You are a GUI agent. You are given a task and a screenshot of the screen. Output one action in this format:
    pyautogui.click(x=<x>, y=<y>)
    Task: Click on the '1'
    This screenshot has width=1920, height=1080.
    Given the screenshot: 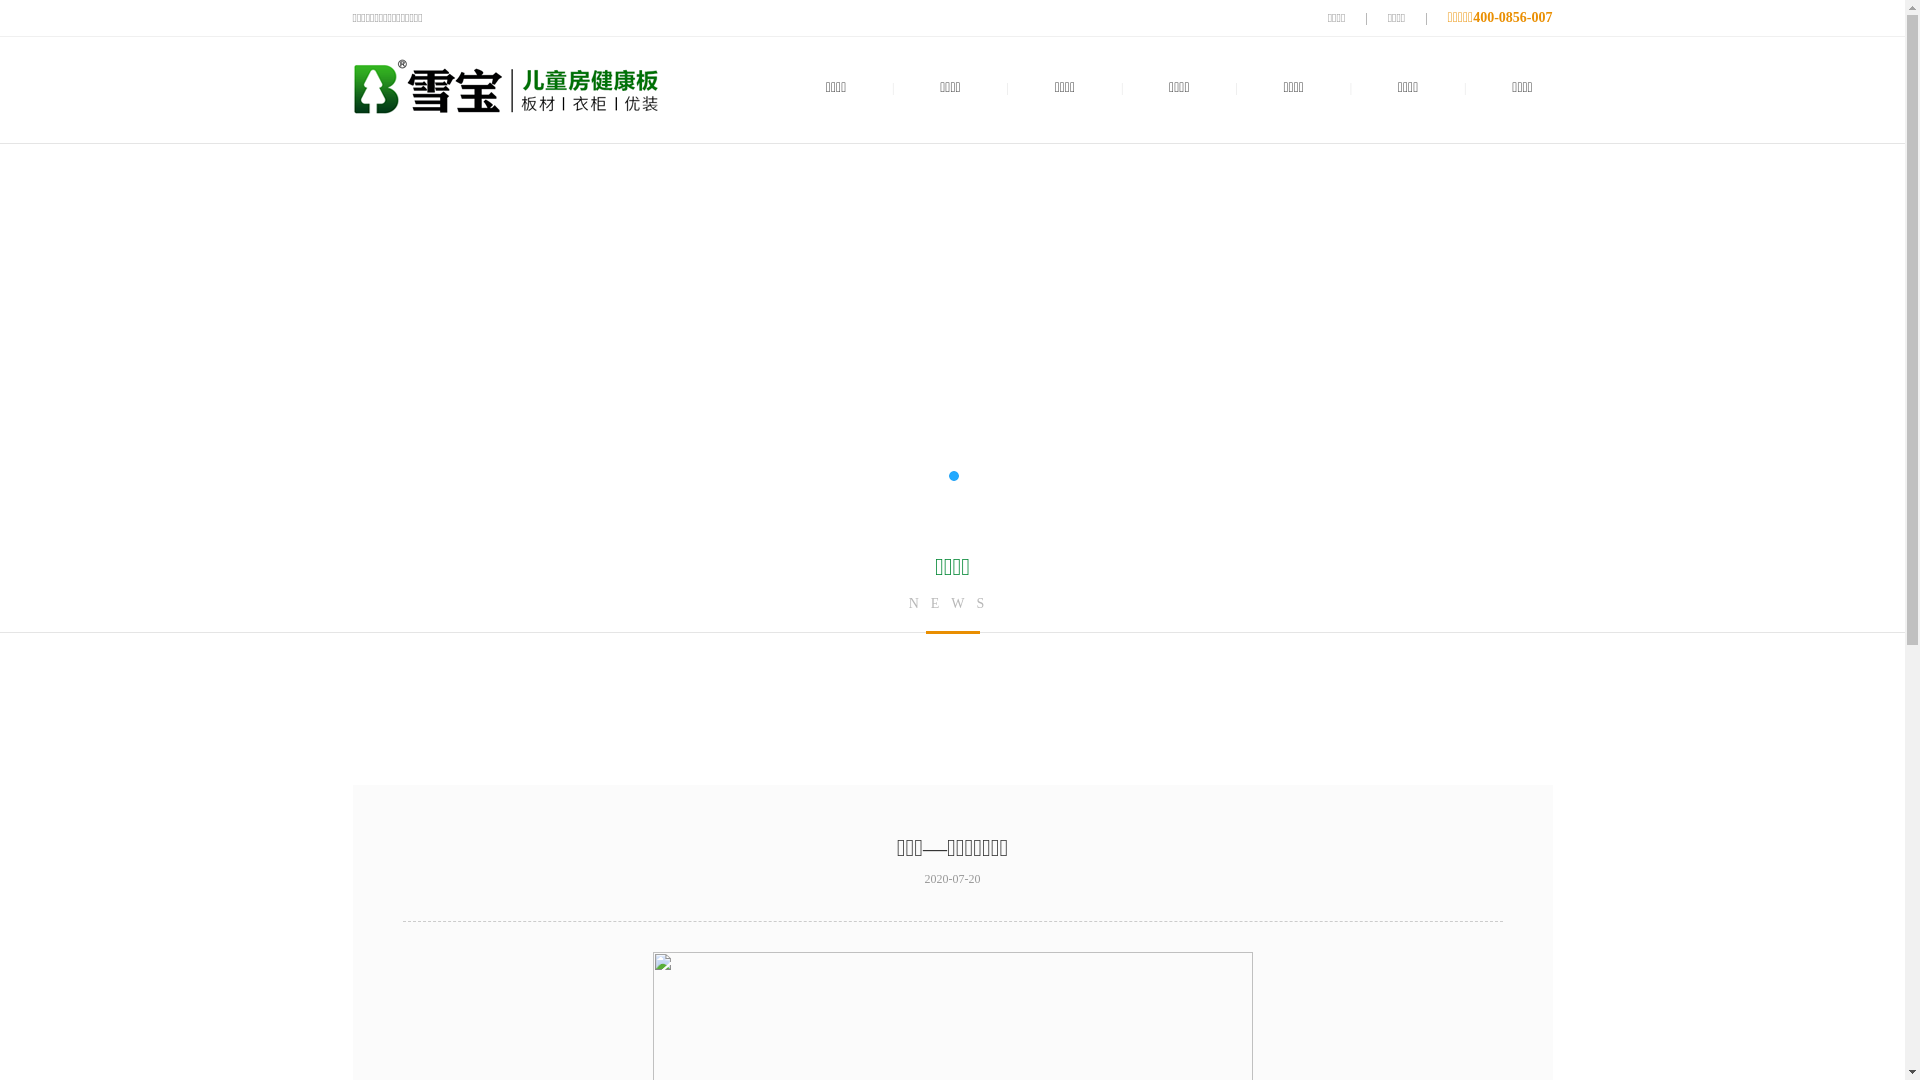 What is the action you would take?
    pyautogui.click(x=950, y=475)
    